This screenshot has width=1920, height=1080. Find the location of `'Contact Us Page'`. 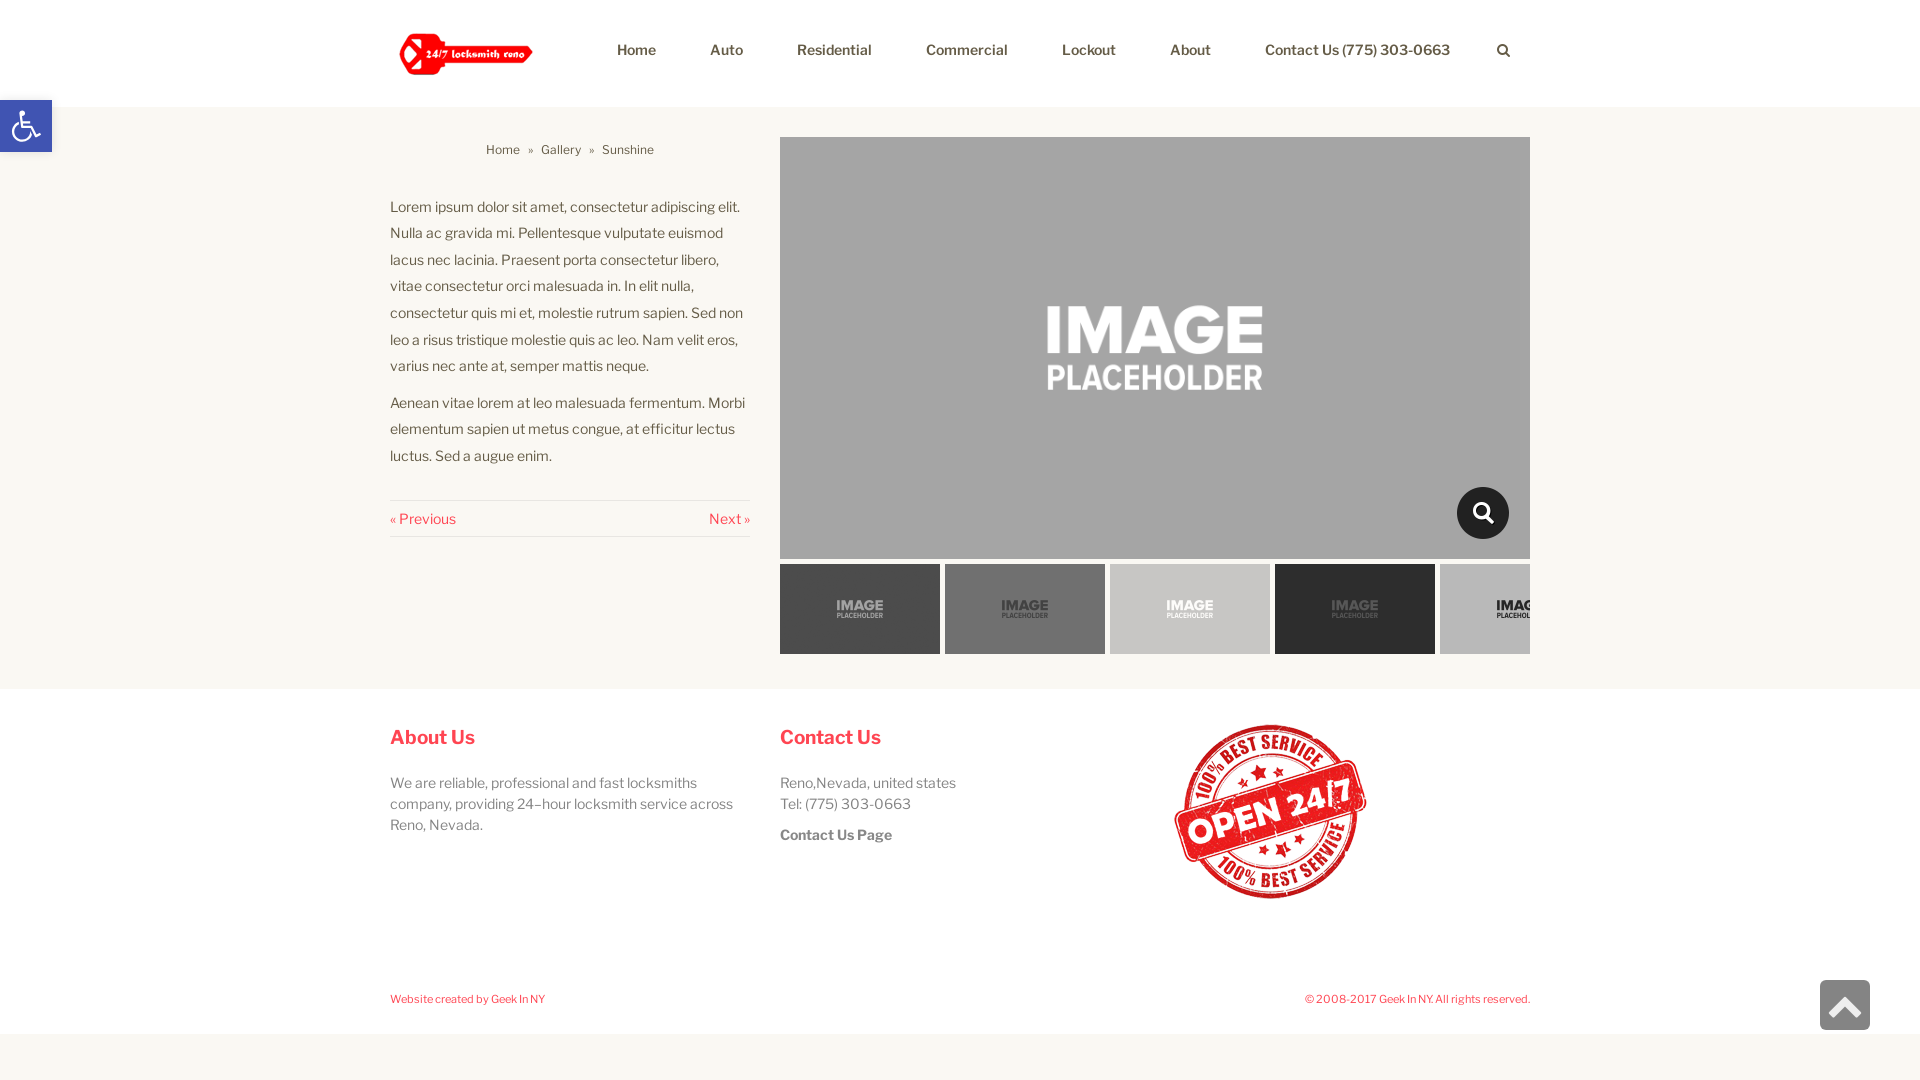

'Contact Us Page' is located at coordinates (835, 834).